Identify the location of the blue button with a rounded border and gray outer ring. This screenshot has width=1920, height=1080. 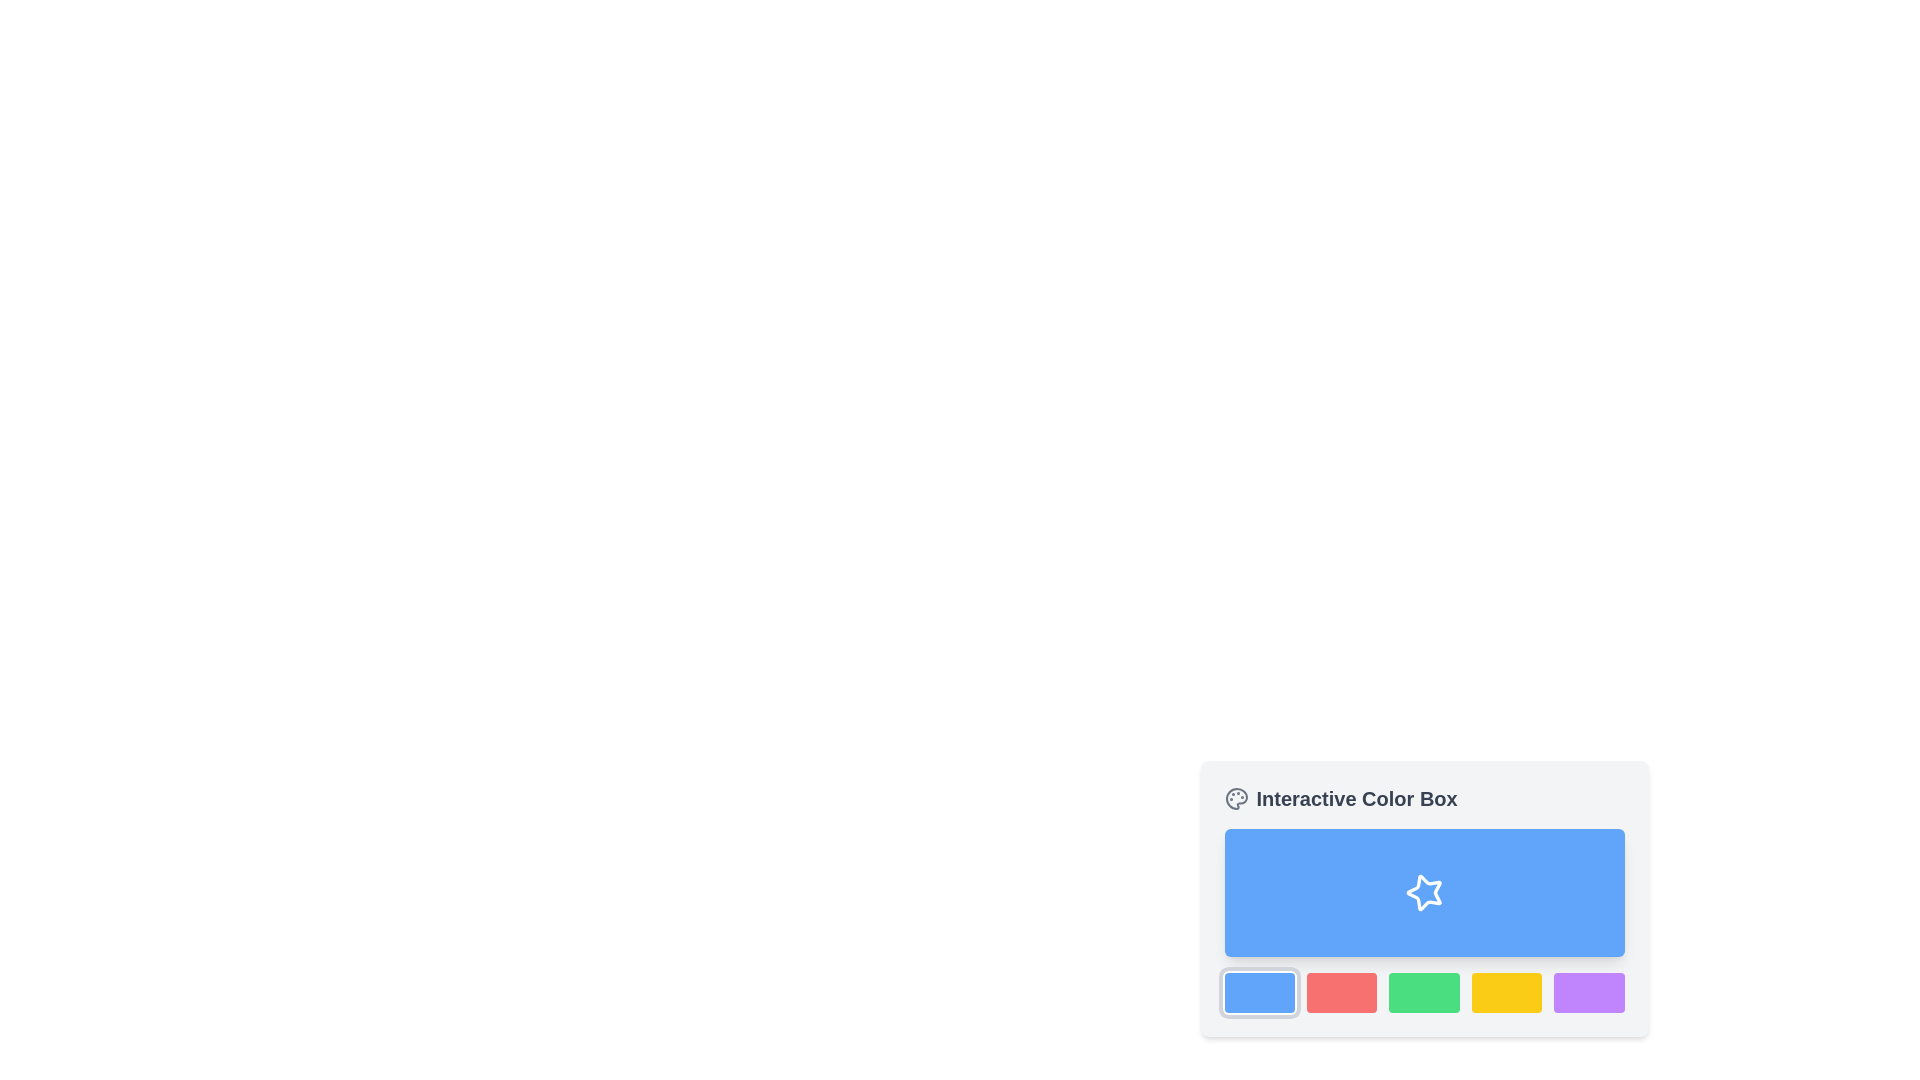
(1258, 992).